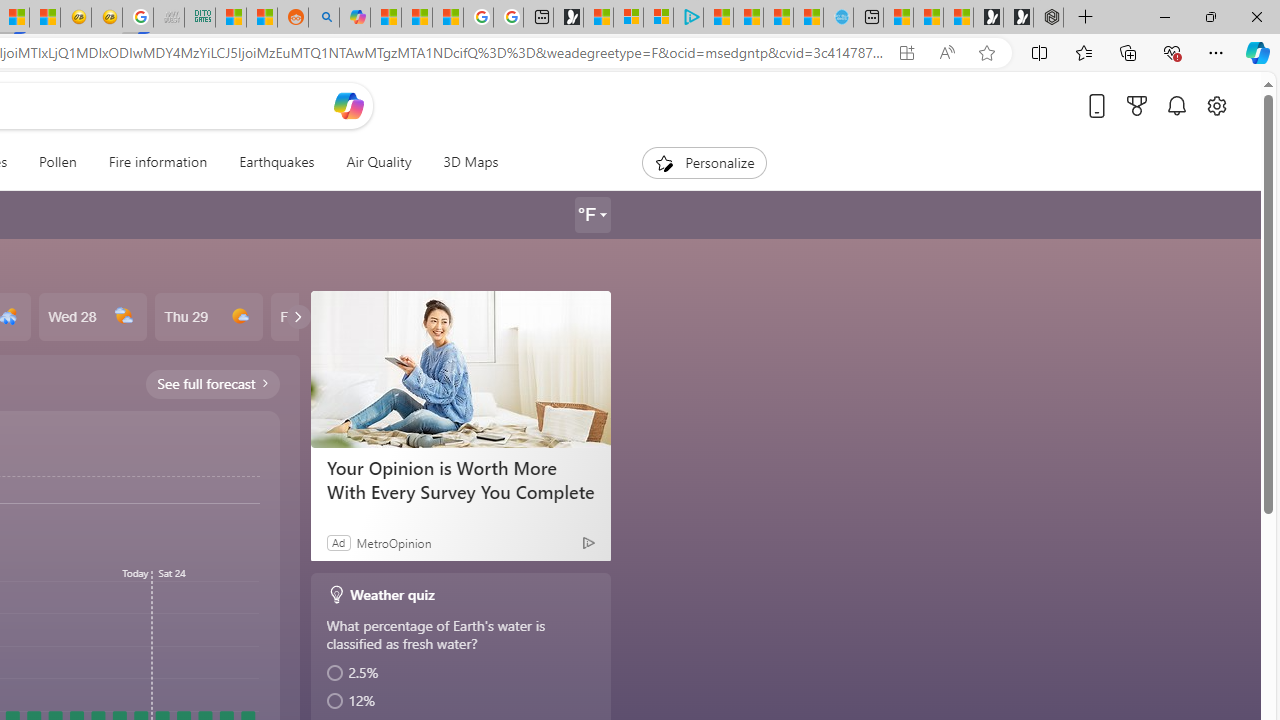 The width and height of the screenshot is (1280, 720). What do you see at coordinates (1040, 51) in the screenshot?
I see `'Split screen'` at bounding box center [1040, 51].